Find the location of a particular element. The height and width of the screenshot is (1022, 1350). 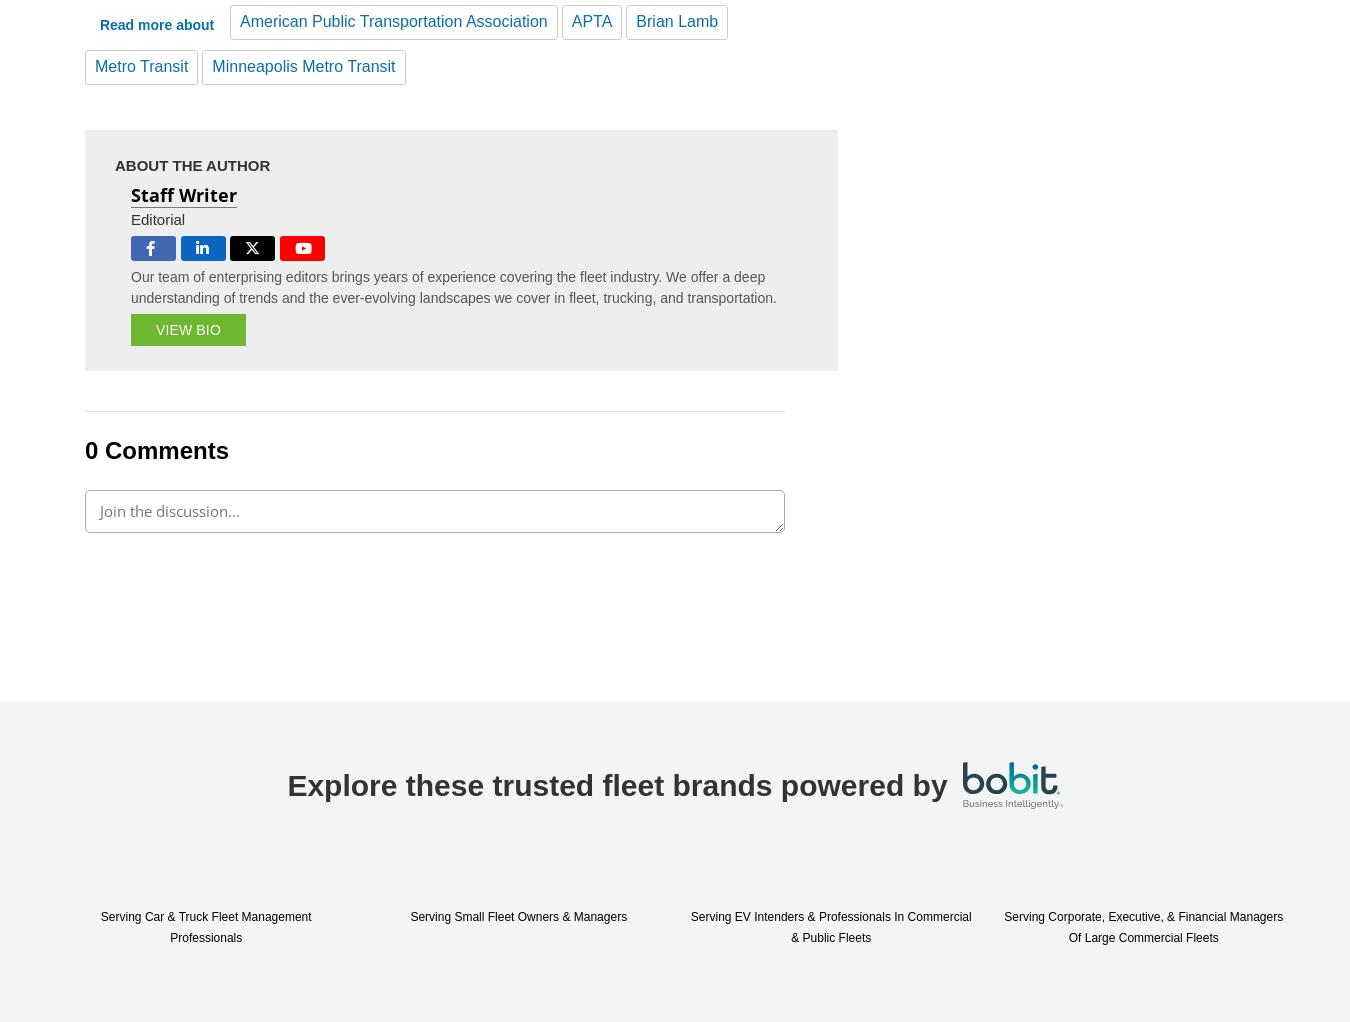

'Explore these trusted fleet brands powered by' is located at coordinates (286, 785).